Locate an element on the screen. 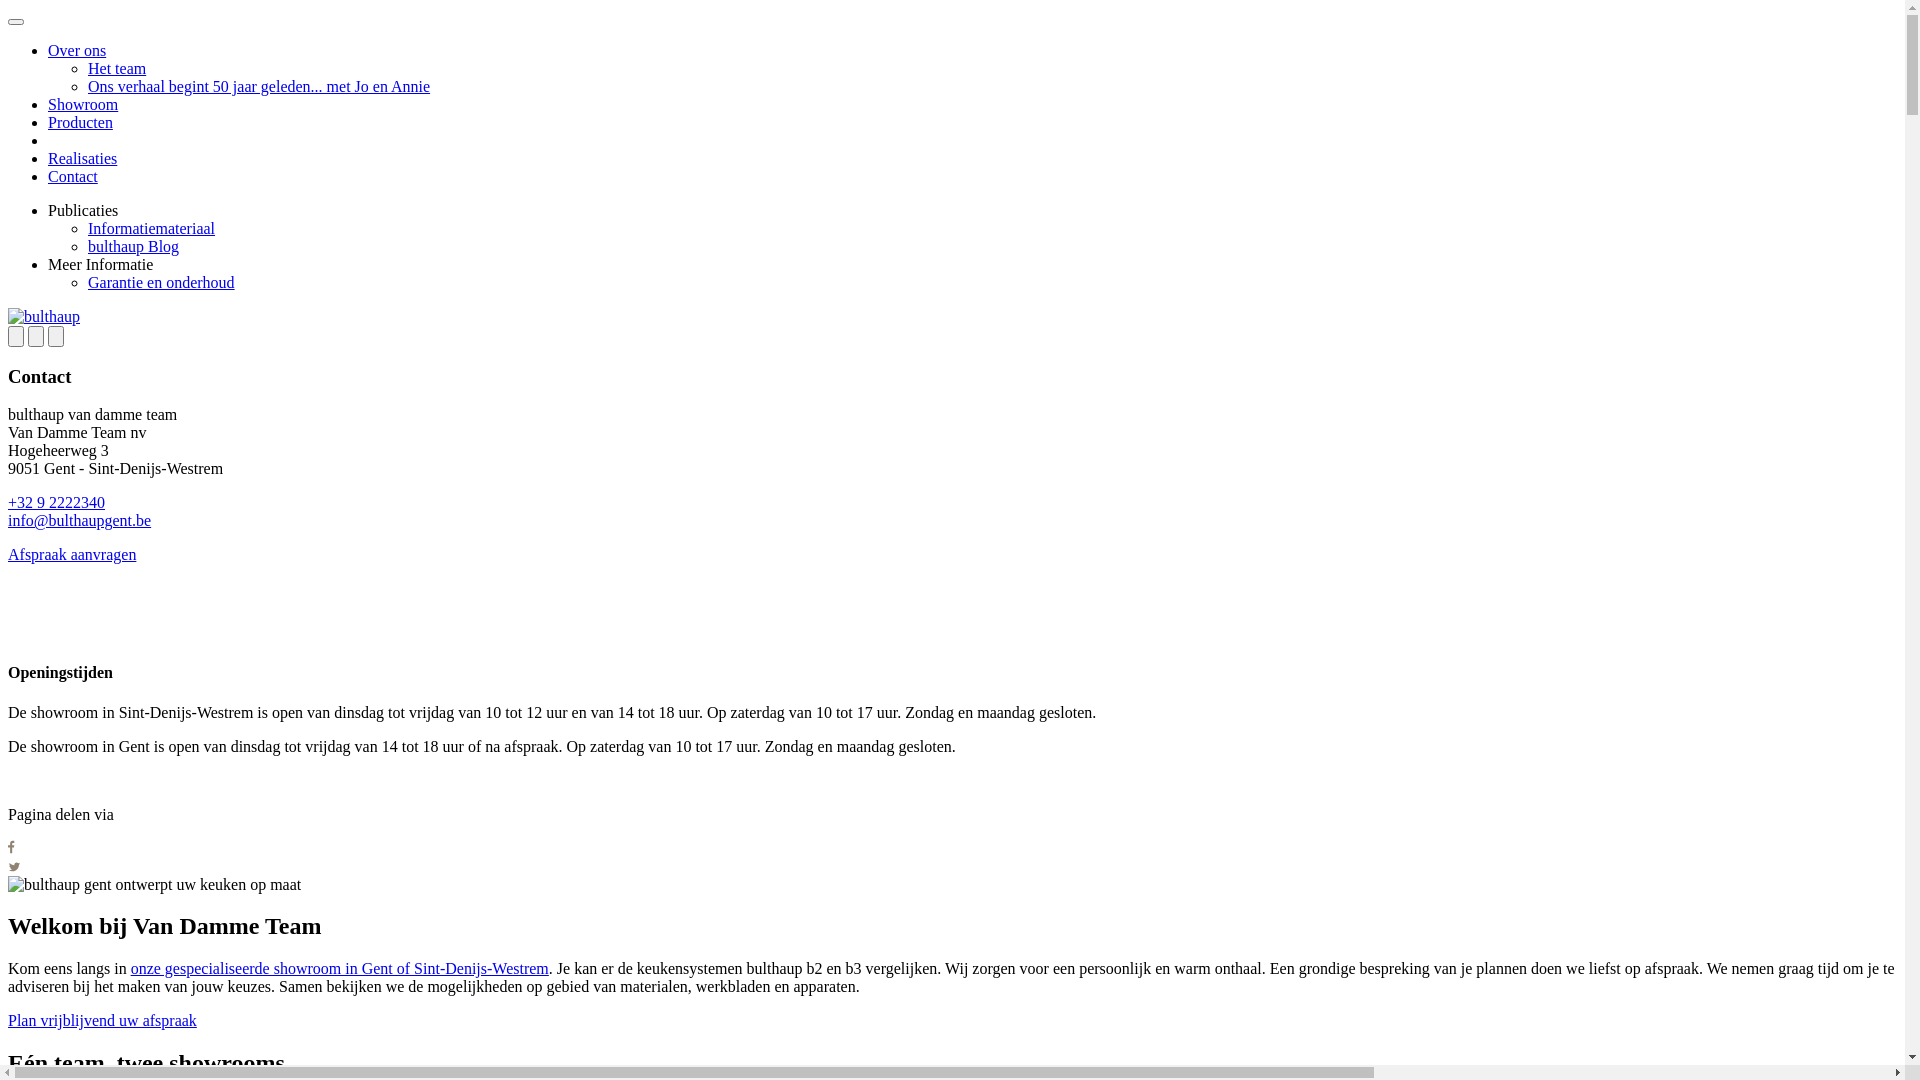 This screenshot has width=1920, height=1080. '+32 9 2222340' is located at coordinates (8, 501).